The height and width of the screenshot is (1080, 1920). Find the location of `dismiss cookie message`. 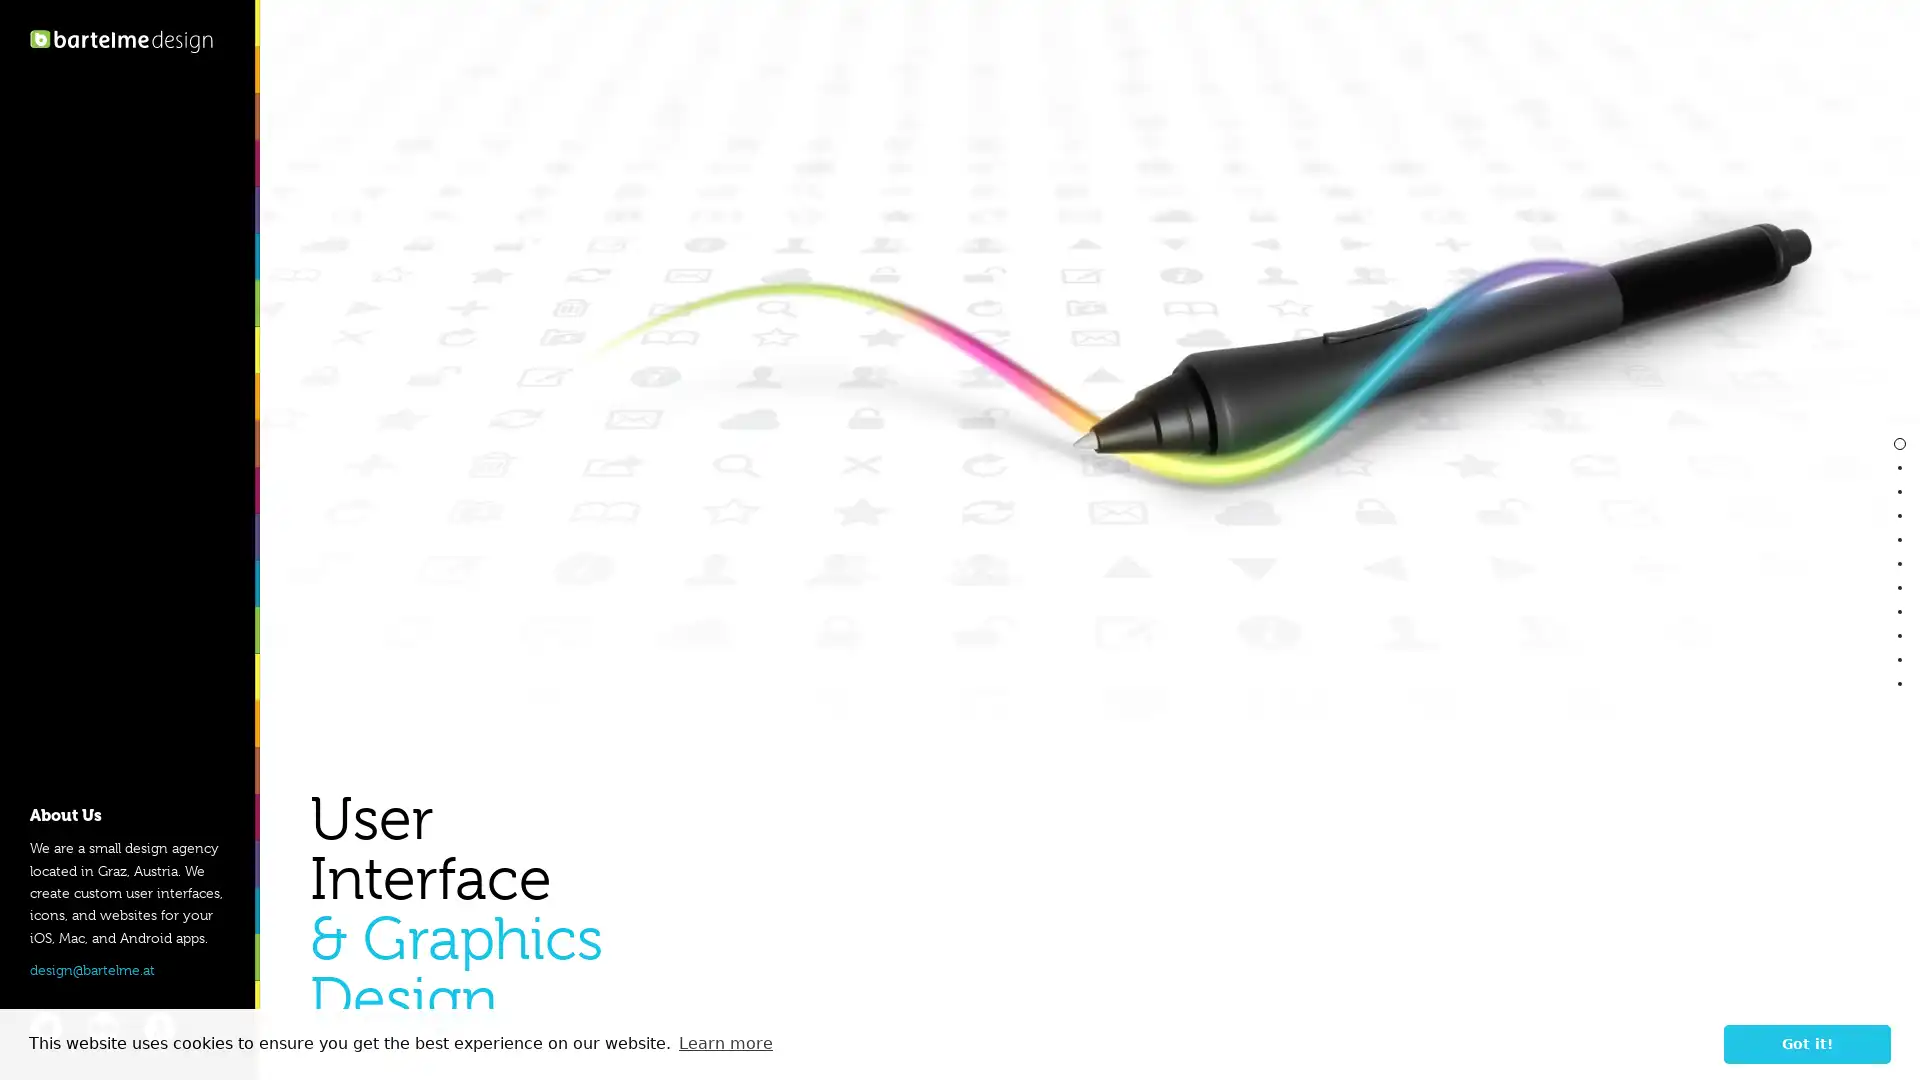

dismiss cookie message is located at coordinates (1807, 1043).